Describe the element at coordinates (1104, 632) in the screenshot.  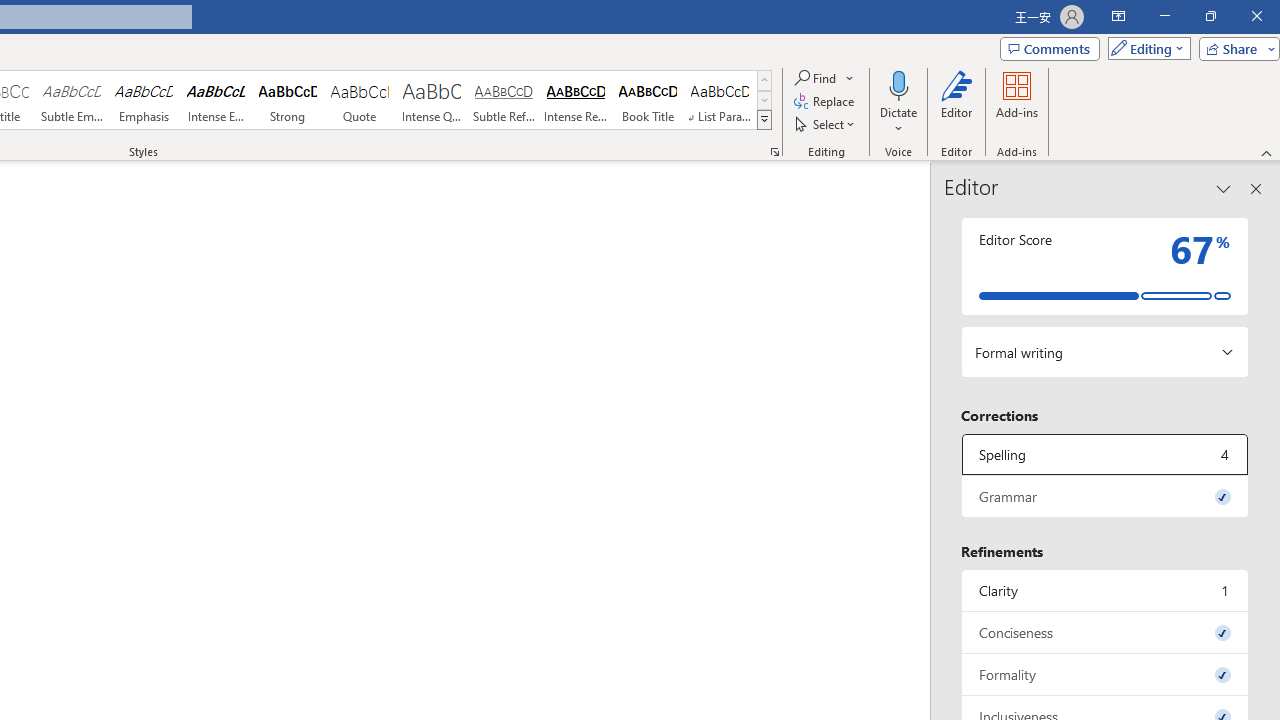
I see `'Conciseness, 0 issues. Press space or enter to review items.'` at that location.